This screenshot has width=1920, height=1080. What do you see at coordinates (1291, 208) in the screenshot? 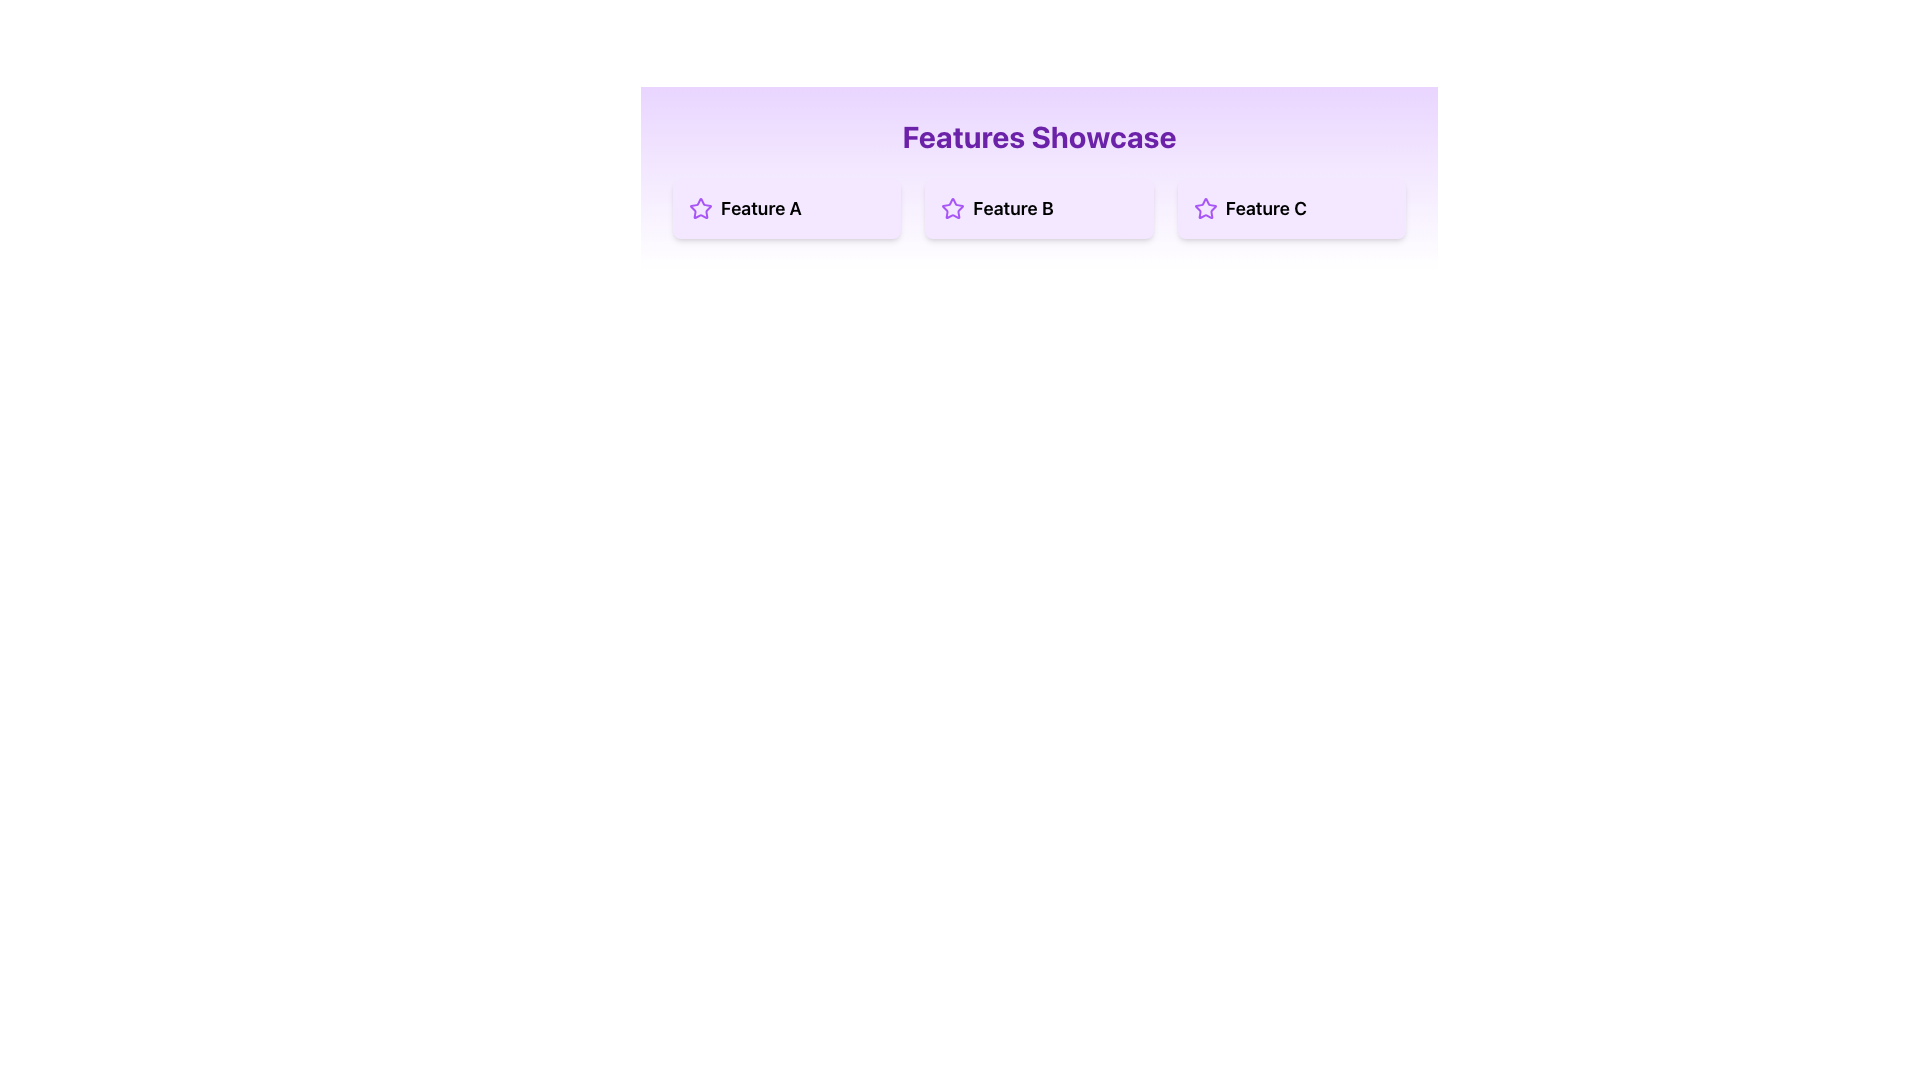
I see `the 'Feature C' text with a star icon` at bounding box center [1291, 208].